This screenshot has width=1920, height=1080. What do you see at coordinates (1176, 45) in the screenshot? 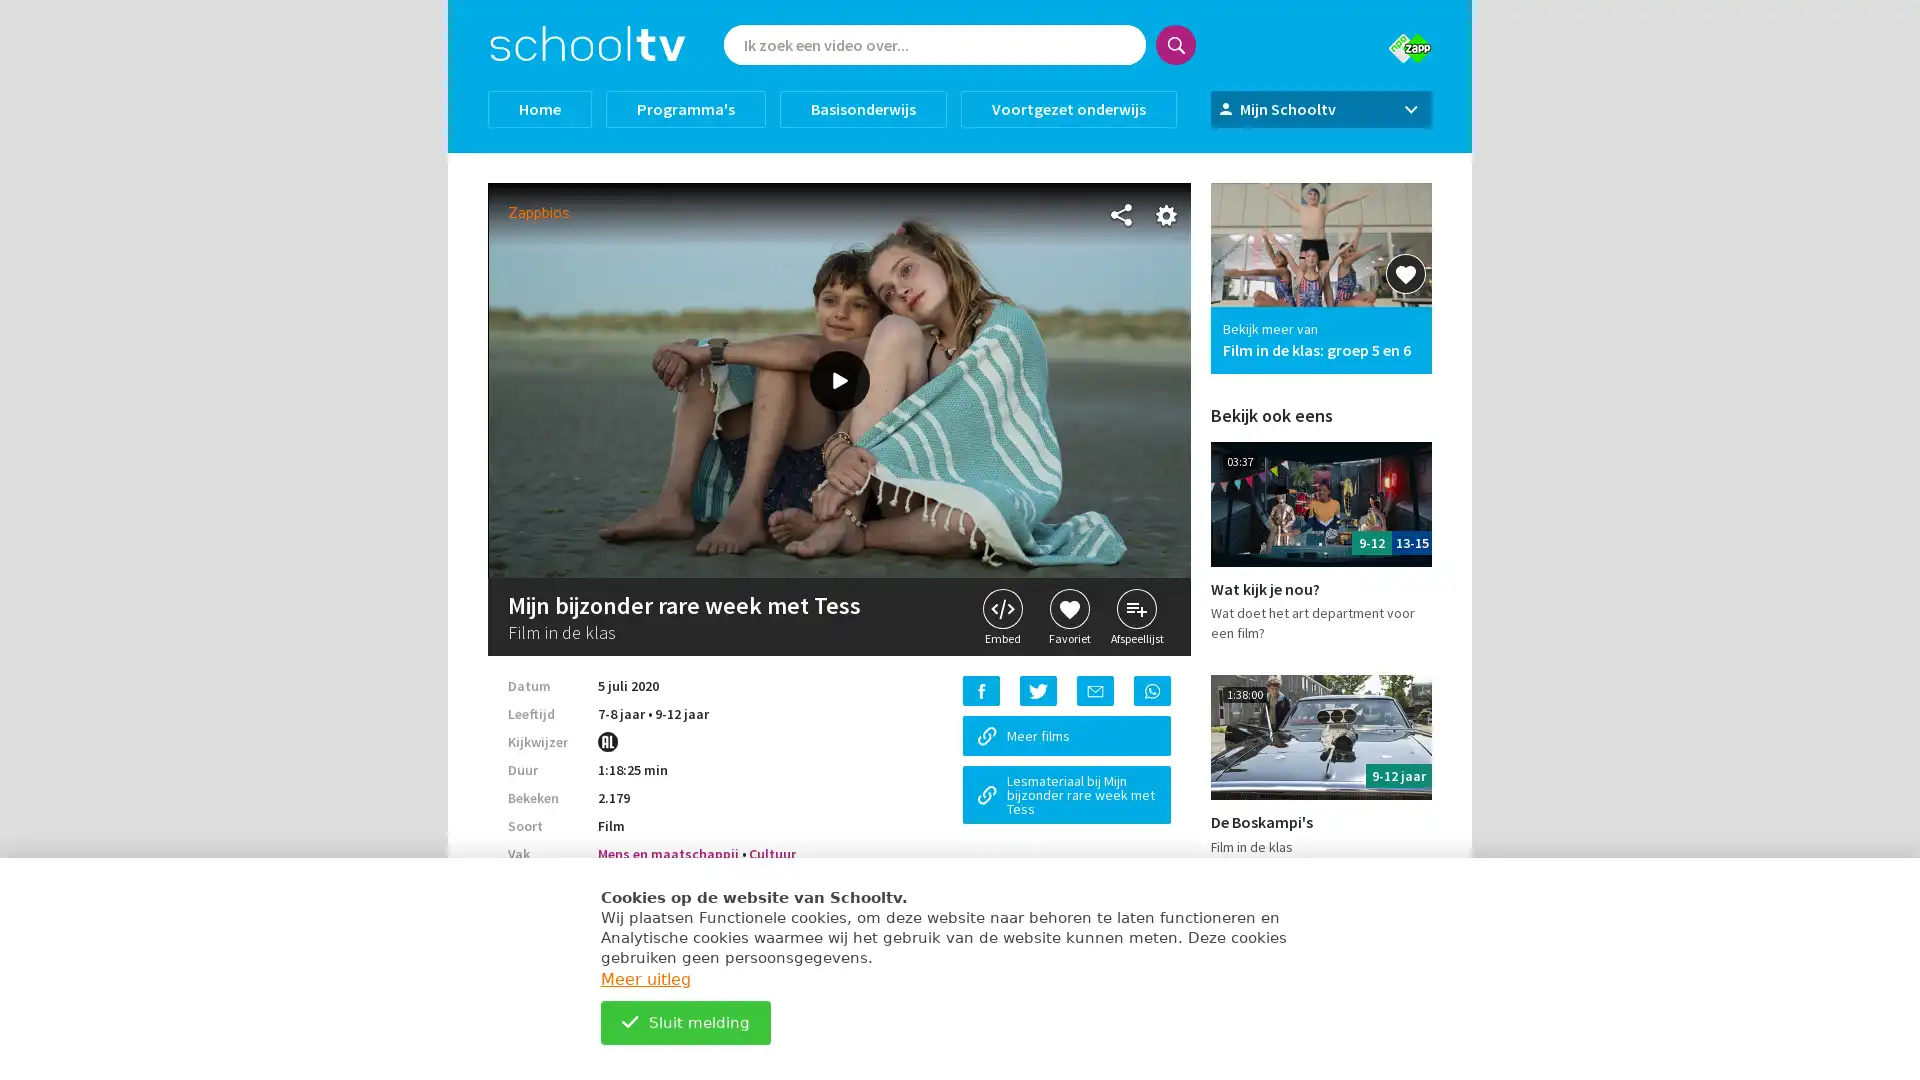
I see `Zoeken` at bounding box center [1176, 45].